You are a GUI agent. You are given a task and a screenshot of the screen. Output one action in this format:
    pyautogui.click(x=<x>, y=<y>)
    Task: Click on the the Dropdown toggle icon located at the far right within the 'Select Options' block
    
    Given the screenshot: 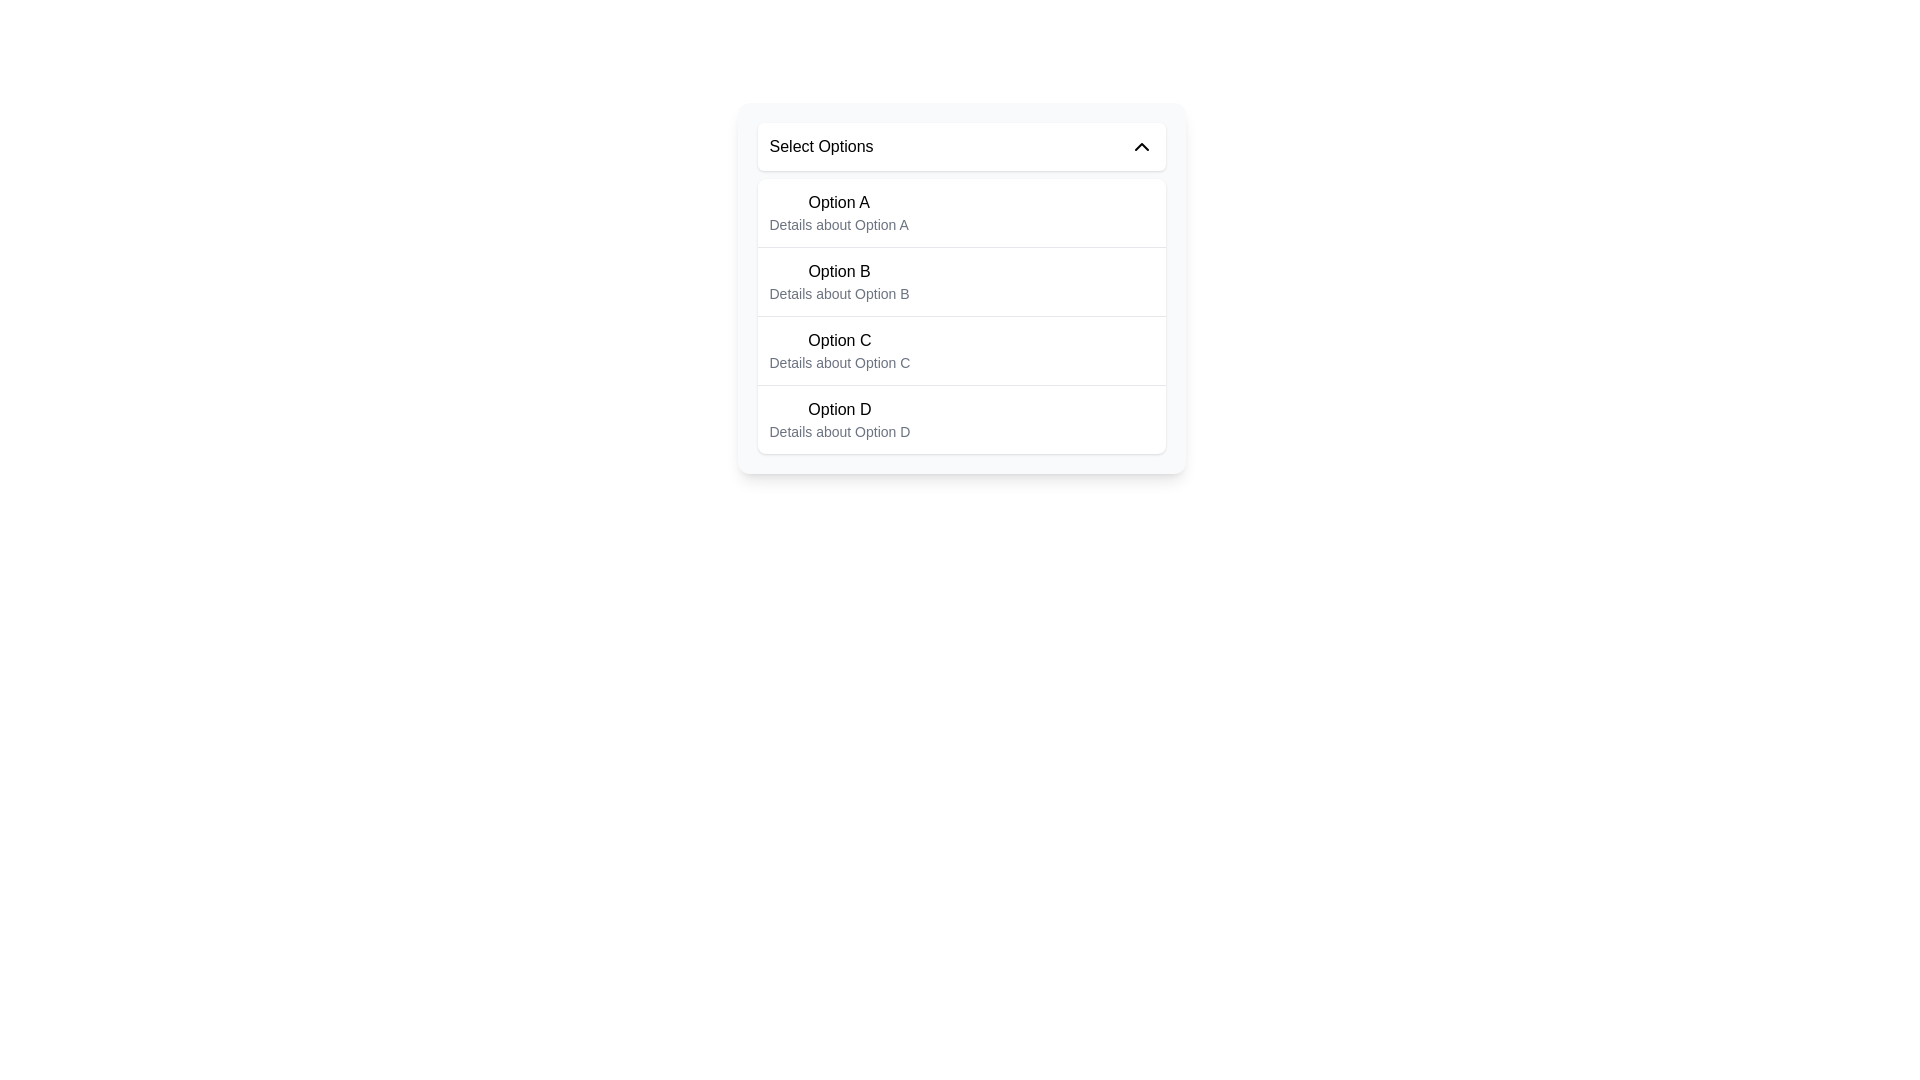 What is the action you would take?
    pyautogui.click(x=1141, y=145)
    